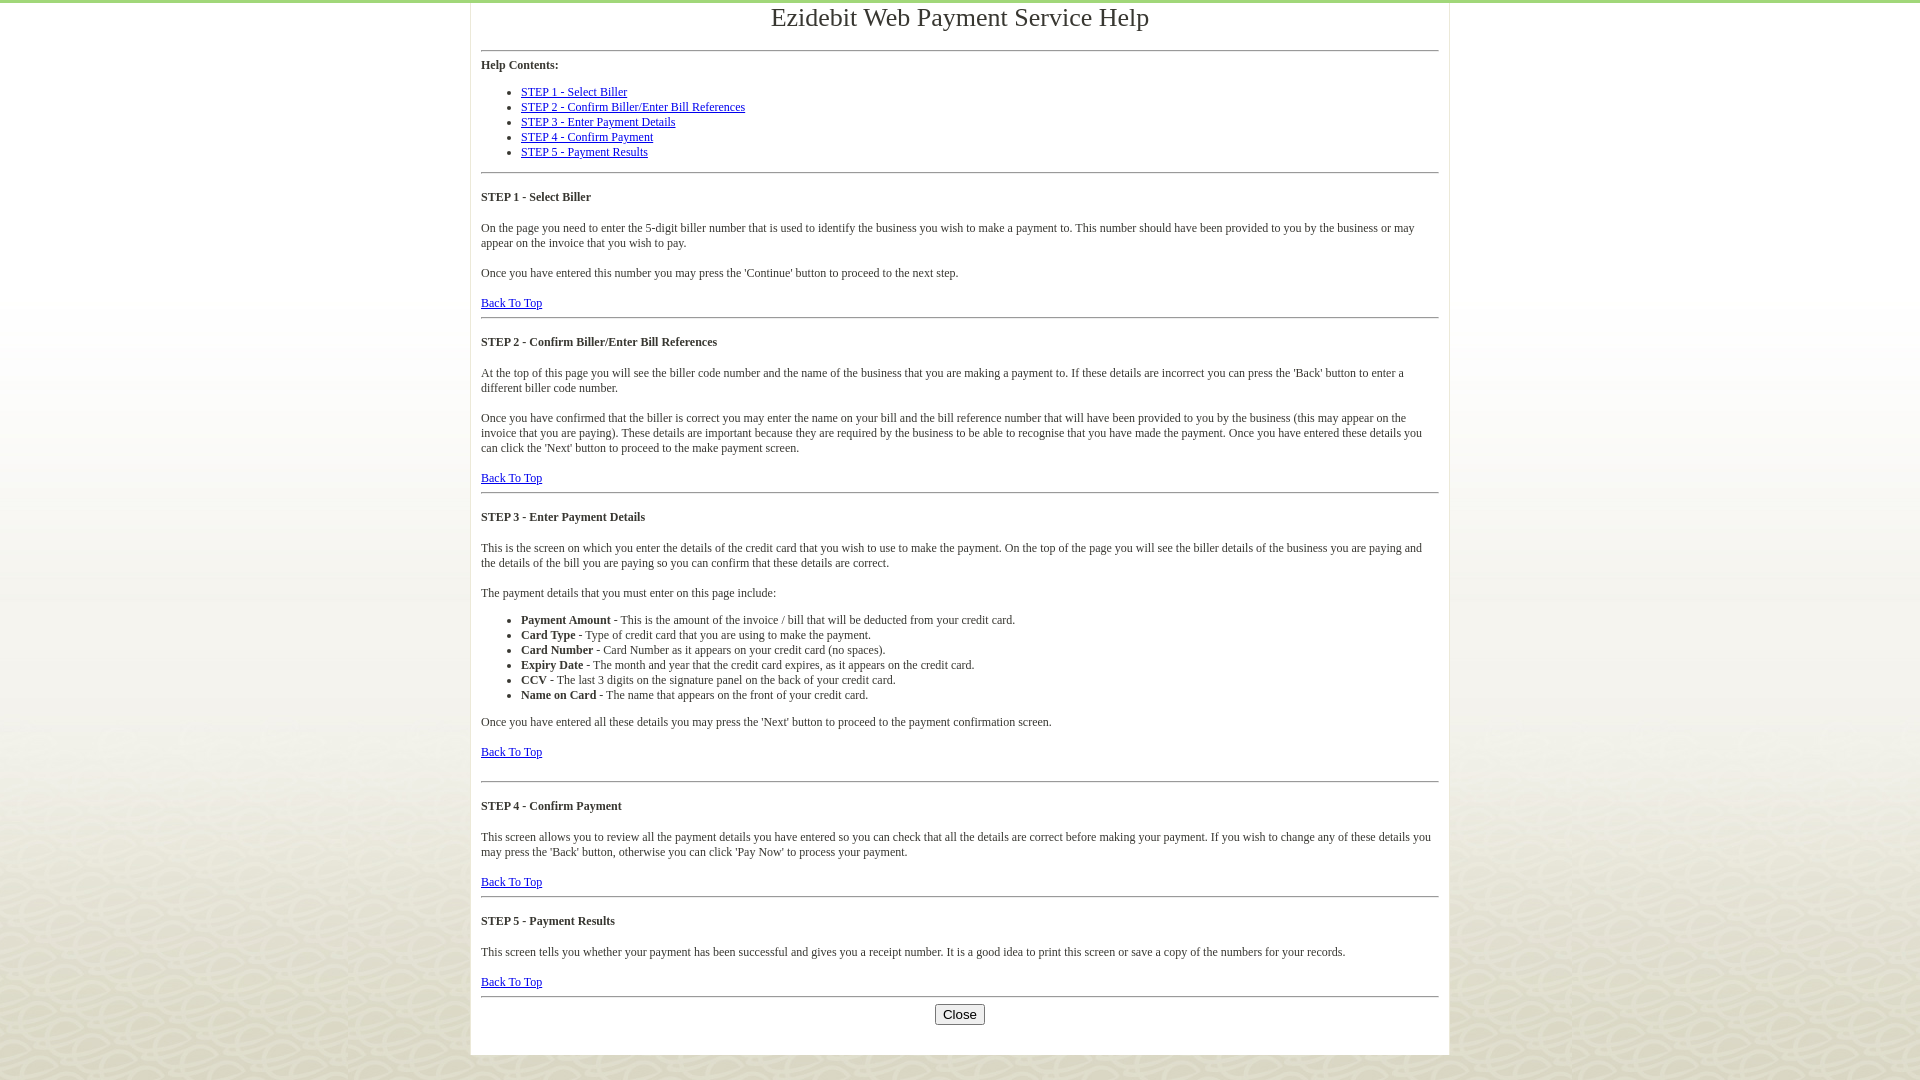 The width and height of the screenshot is (1920, 1080). I want to click on 'STEP 2 - Confirm Biller/Enter Bill References', so click(632, 107).